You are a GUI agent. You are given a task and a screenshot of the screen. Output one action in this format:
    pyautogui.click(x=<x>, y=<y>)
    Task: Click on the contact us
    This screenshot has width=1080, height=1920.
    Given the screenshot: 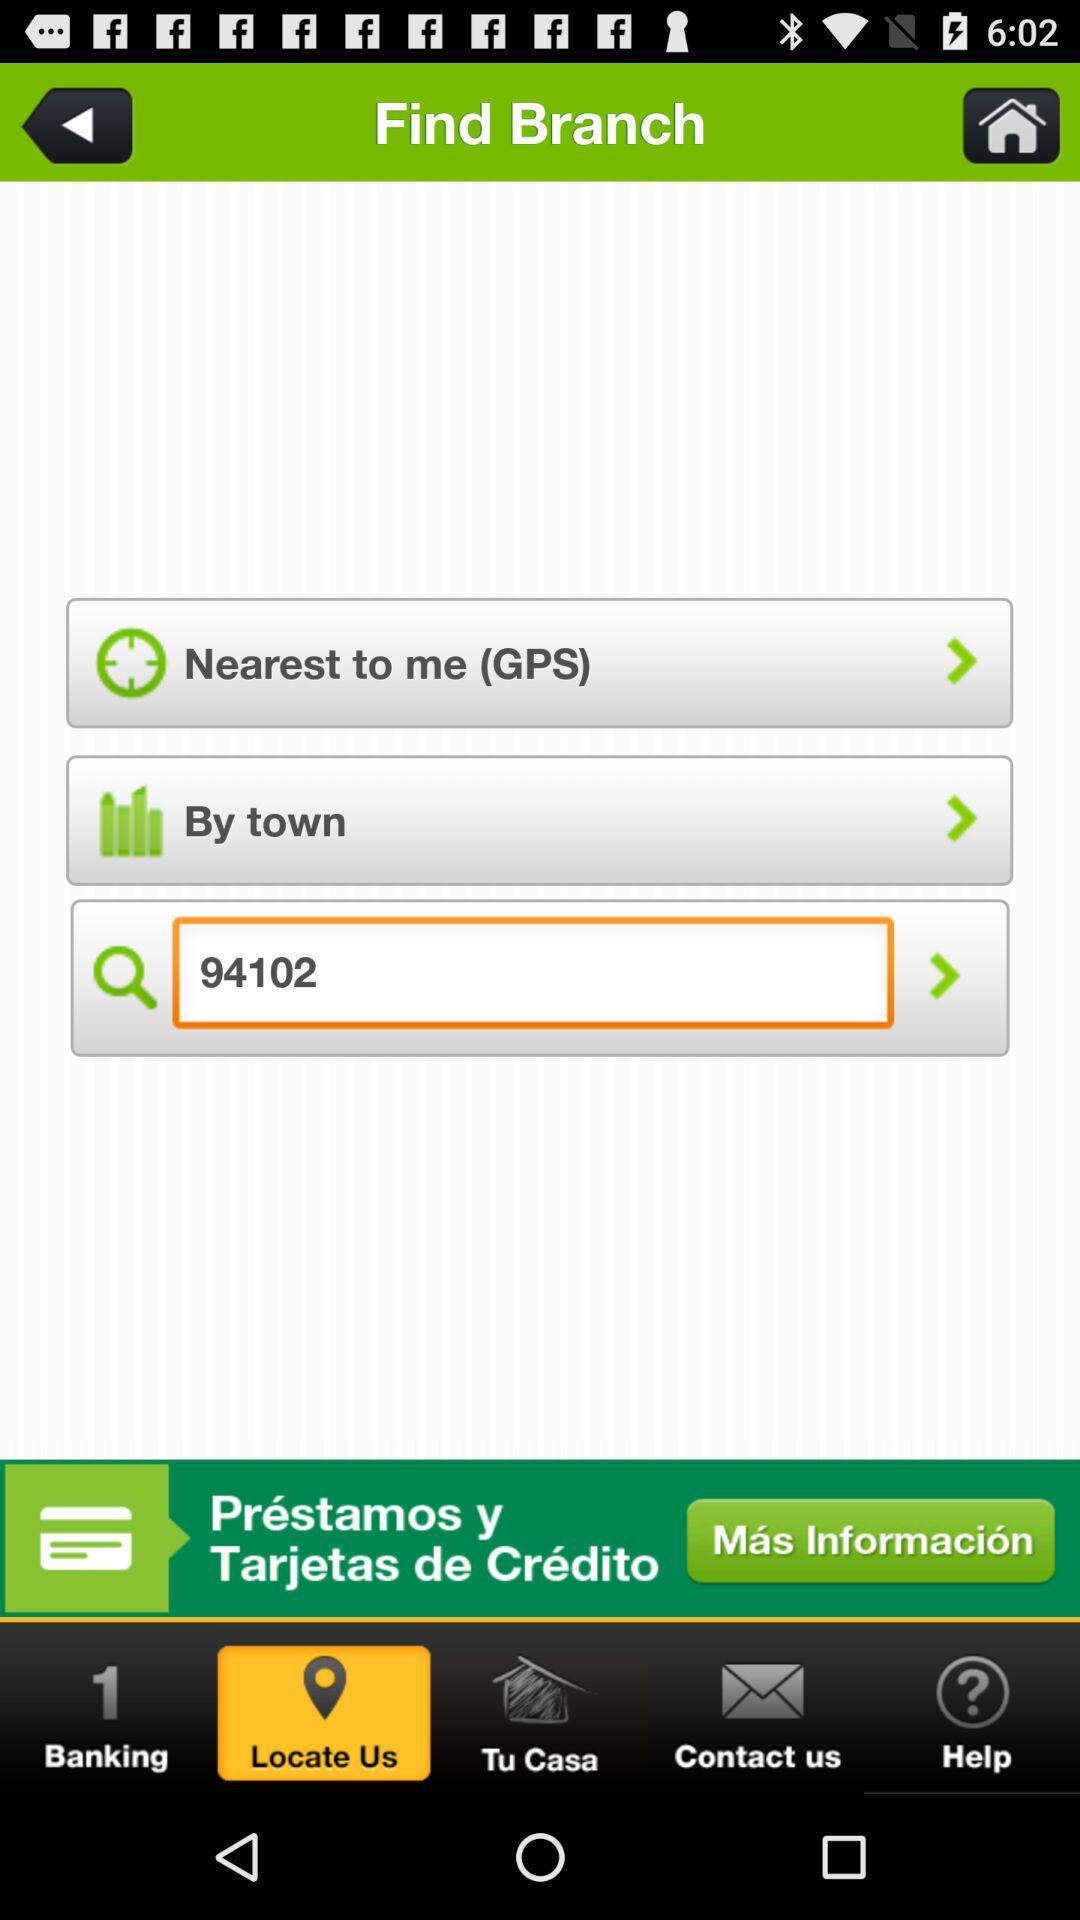 What is the action you would take?
    pyautogui.click(x=756, y=1707)
    